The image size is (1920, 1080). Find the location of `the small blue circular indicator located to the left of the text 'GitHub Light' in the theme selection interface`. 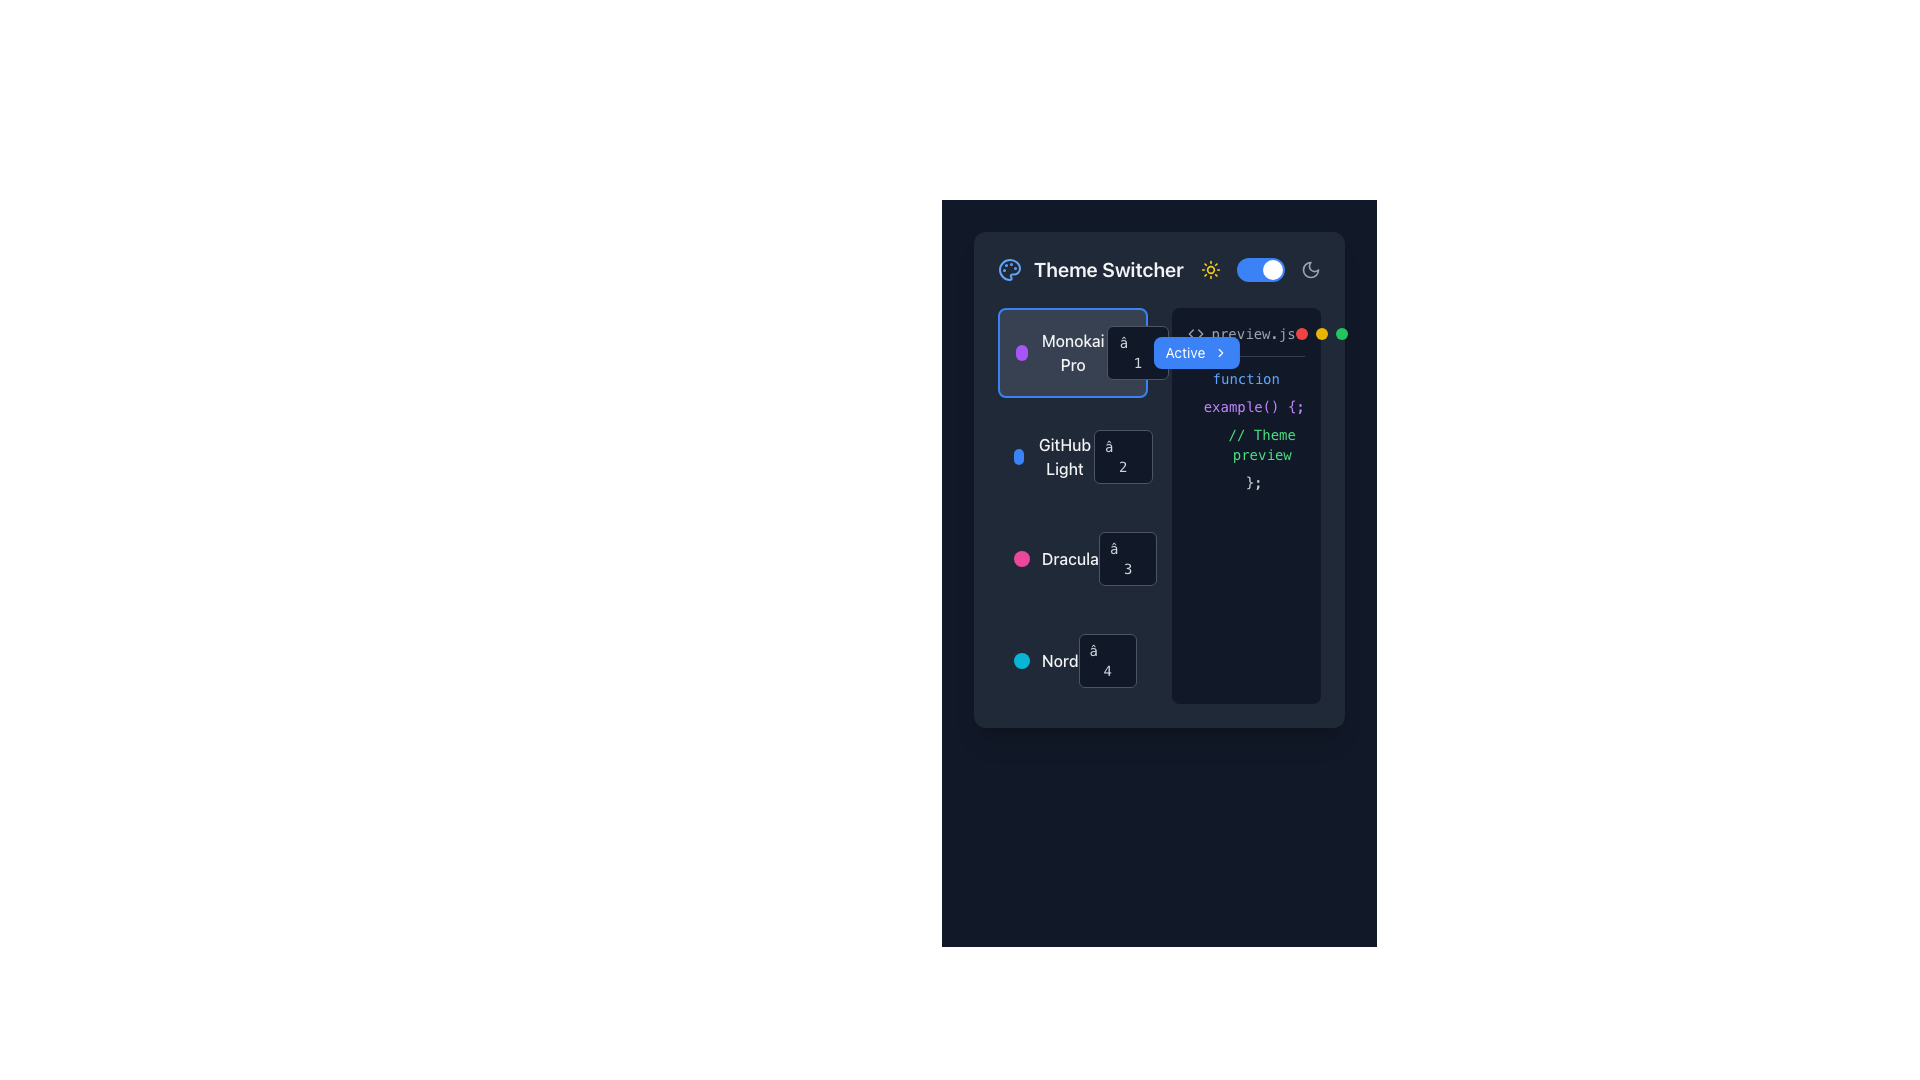

the small blue circular indicator located to the left of the text 'GitHub Light' in the theme selection interface is located at coordinates (1018, 456).